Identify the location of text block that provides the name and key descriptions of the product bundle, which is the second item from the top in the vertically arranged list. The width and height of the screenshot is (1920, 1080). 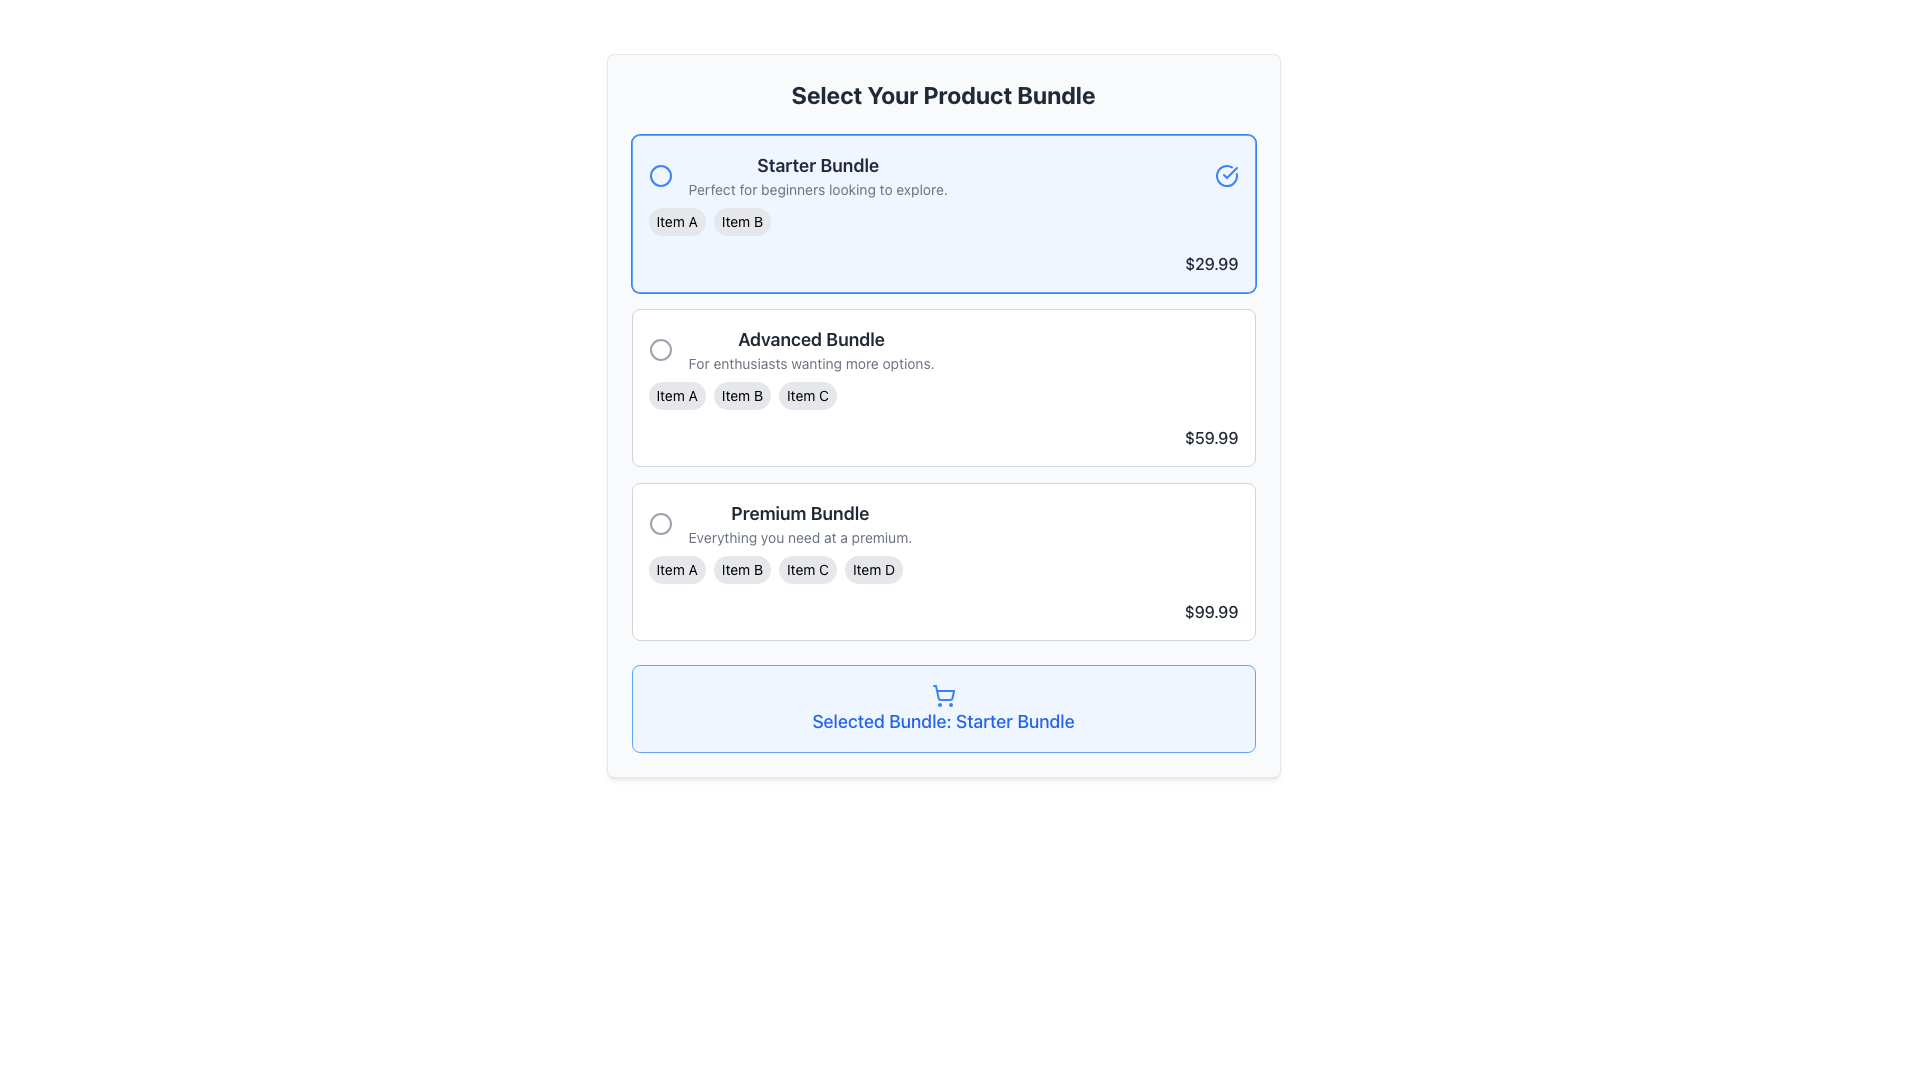
(811, 349).